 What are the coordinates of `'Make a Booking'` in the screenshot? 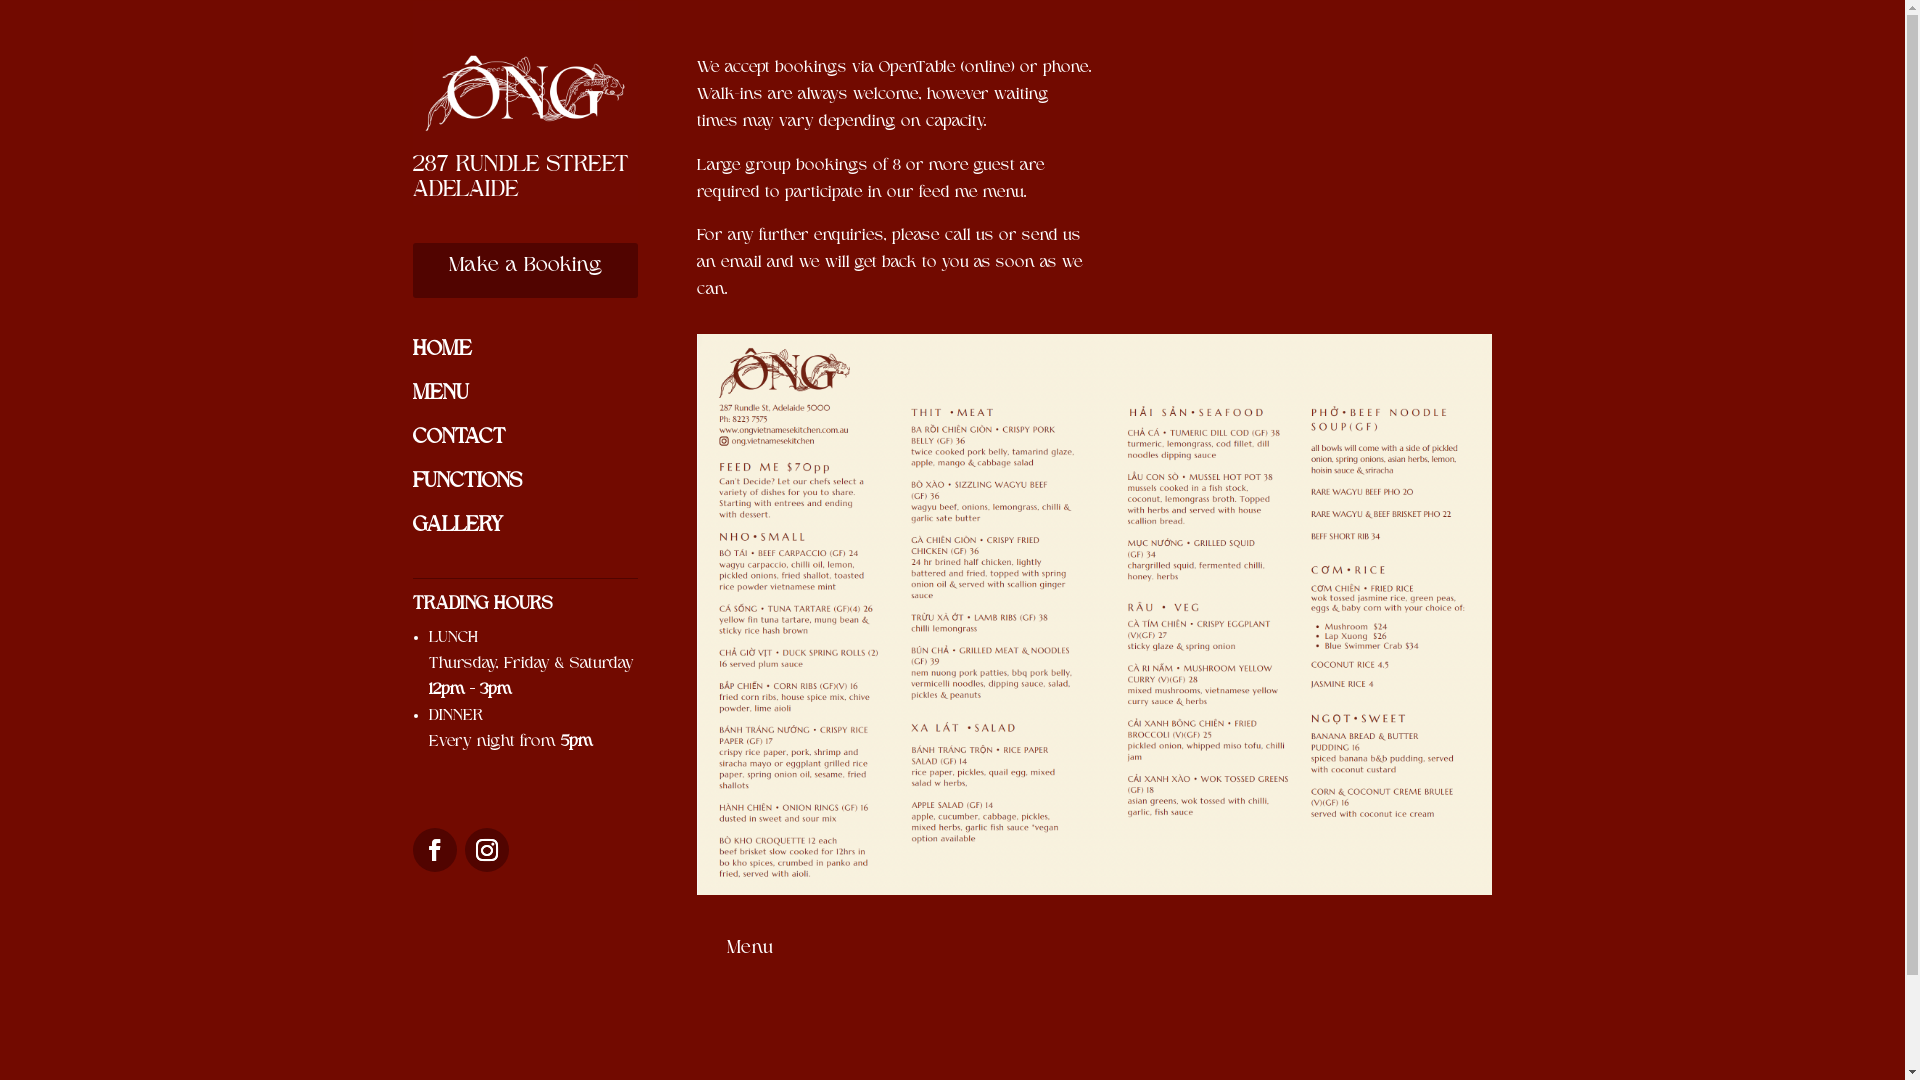 It's located at (524, 270).